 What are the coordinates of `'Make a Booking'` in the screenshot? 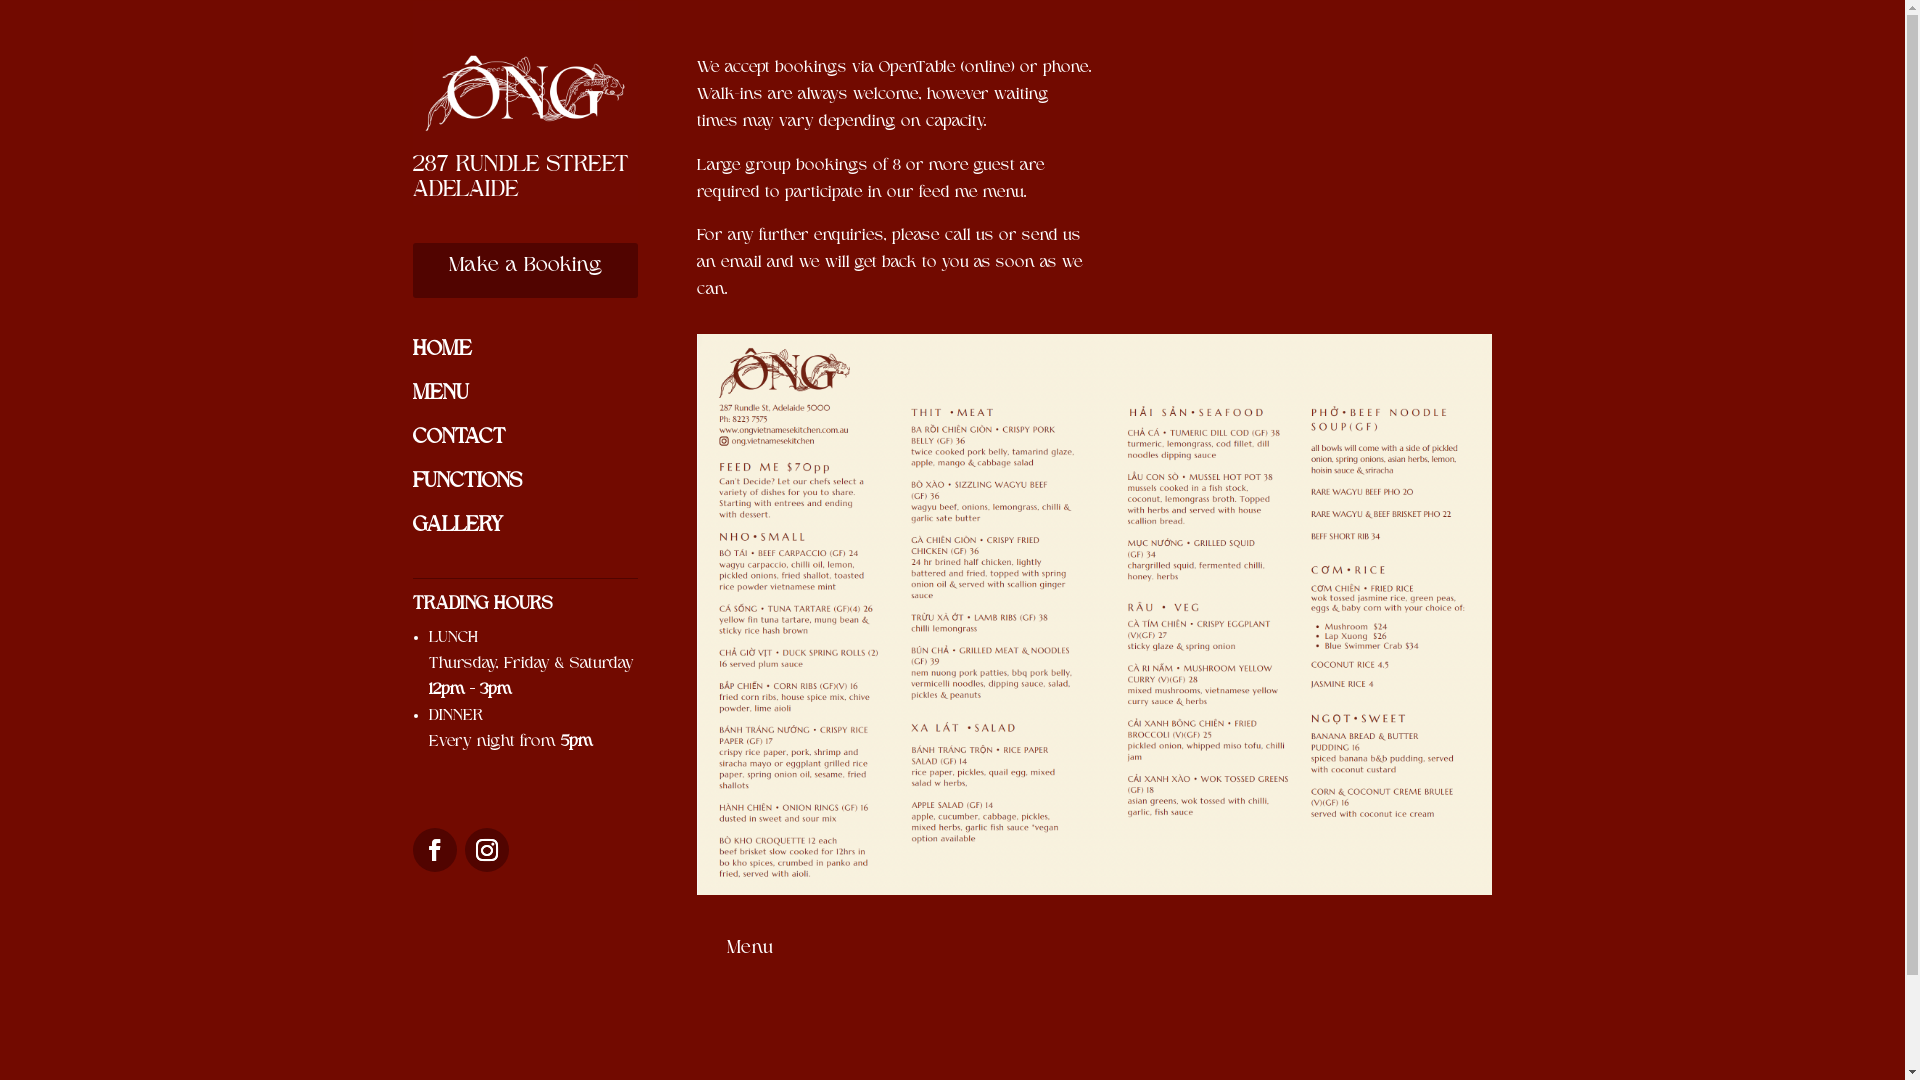 It's located at (524, 270).